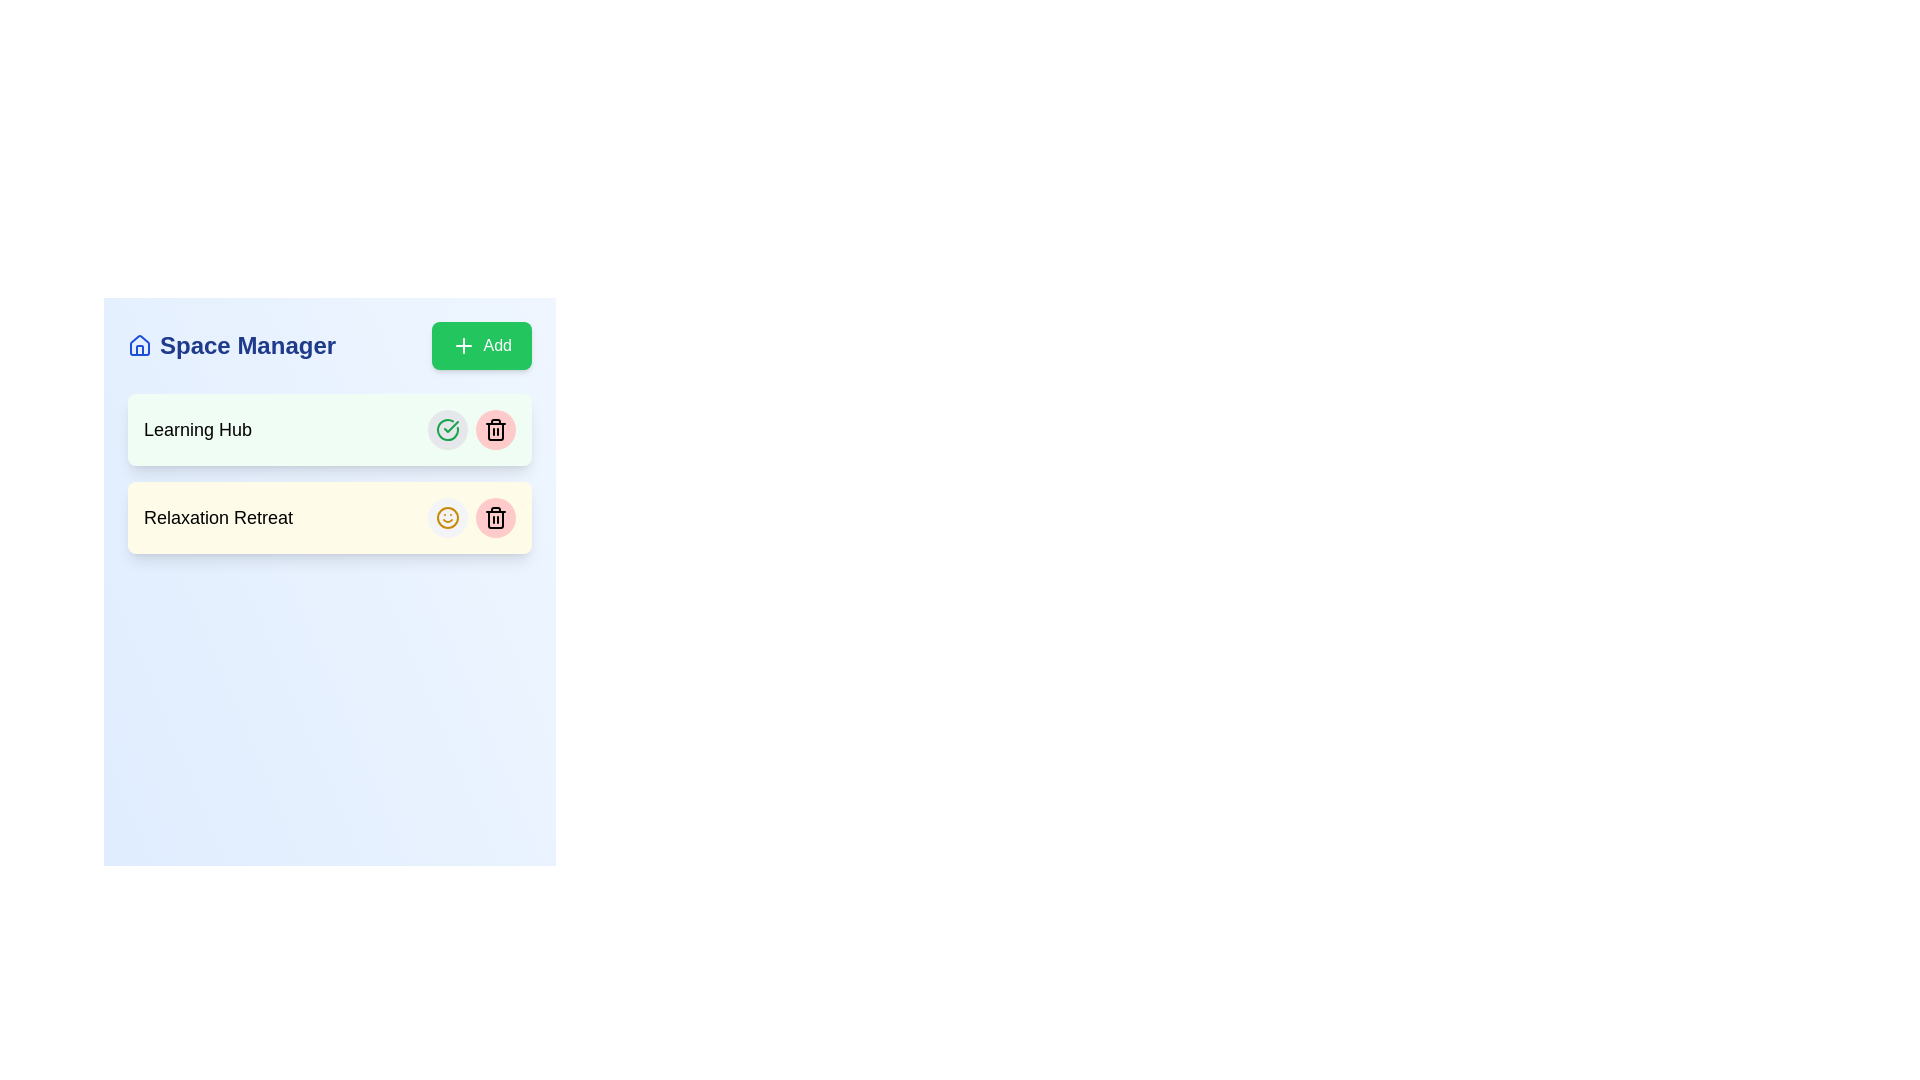 The height and width of the screenshot is (1080, 1920). I want to click on the Header section labeled 'Space Manager', so click(330, 345).